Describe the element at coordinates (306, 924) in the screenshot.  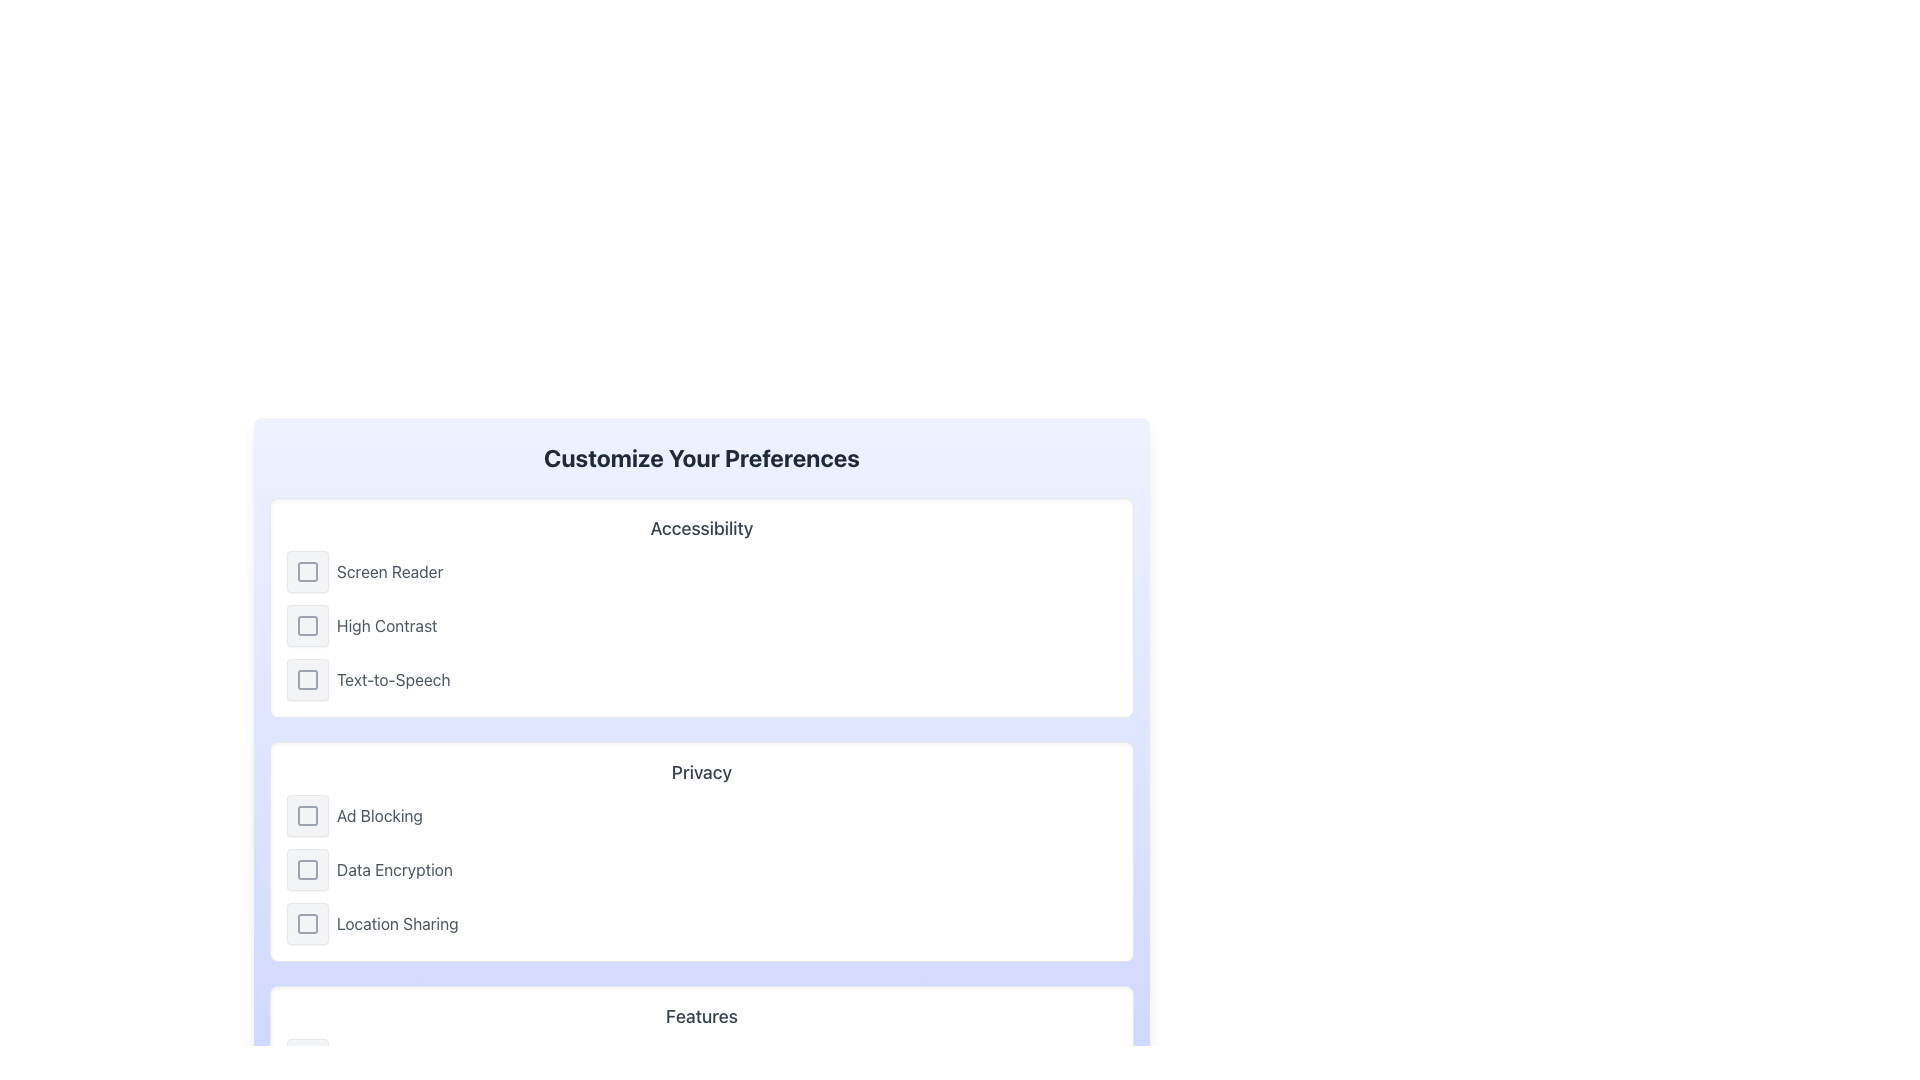
I see `the Checkbox-like component located in the 'Privacy' section, to the left of 'Location Sharing'` at that location.